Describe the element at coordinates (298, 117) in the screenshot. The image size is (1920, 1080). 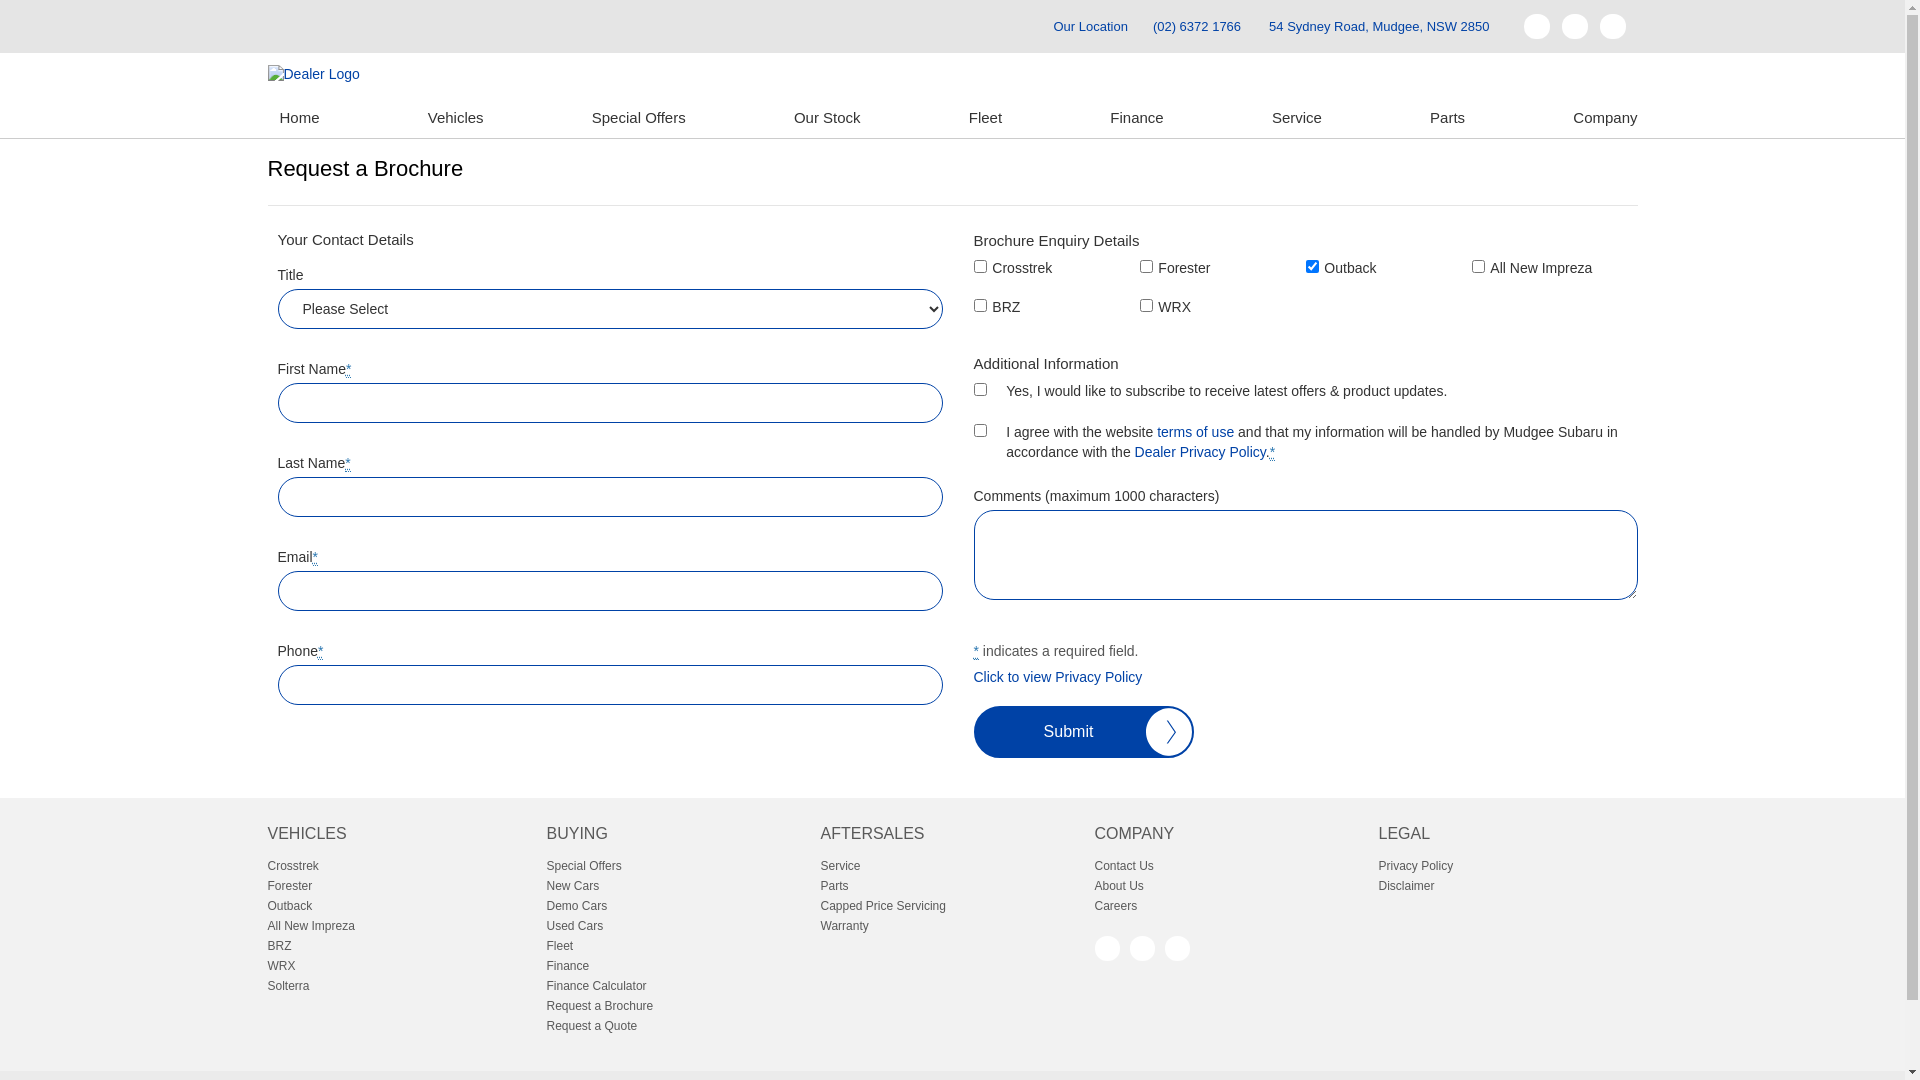
I see `'Home'` at that location.